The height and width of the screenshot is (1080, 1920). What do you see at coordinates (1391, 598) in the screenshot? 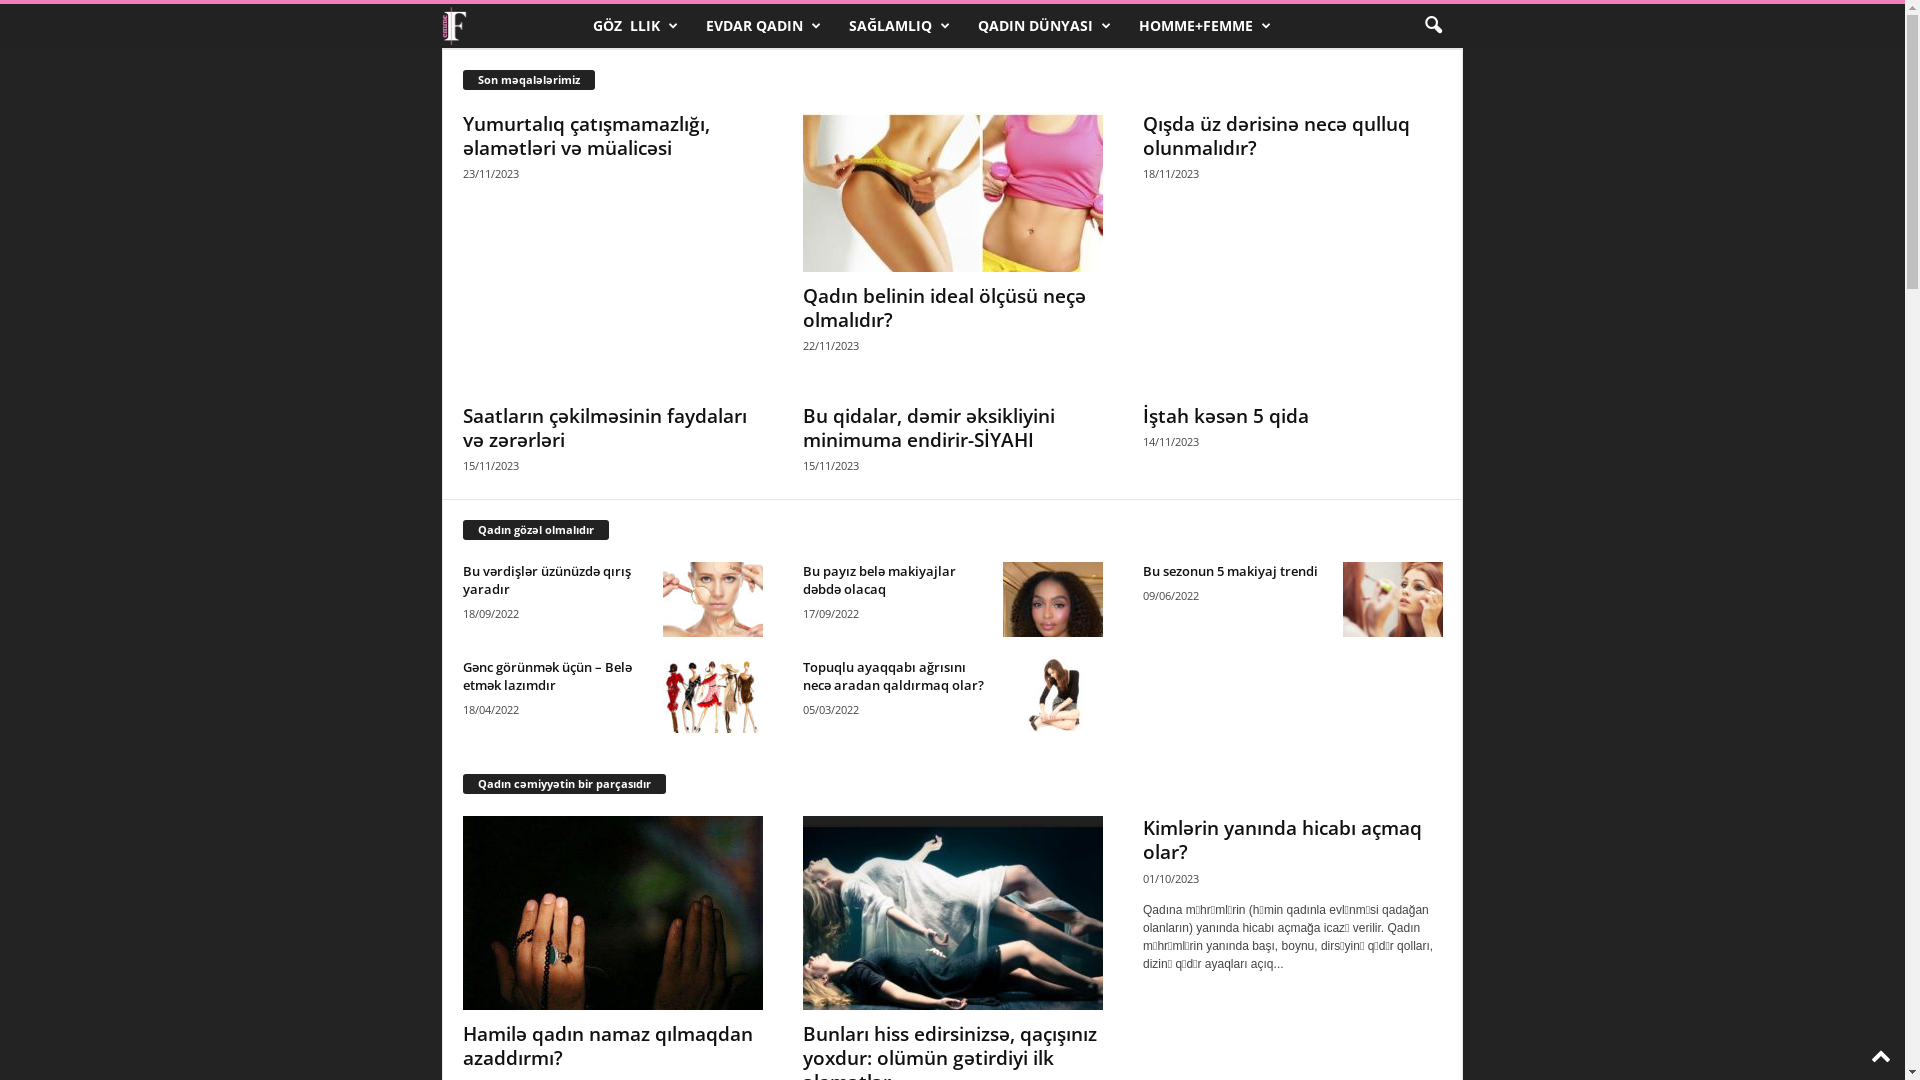
I see `'Bu sezonun 5 makiyaj trendi'` at bounding box center [1391, 598].